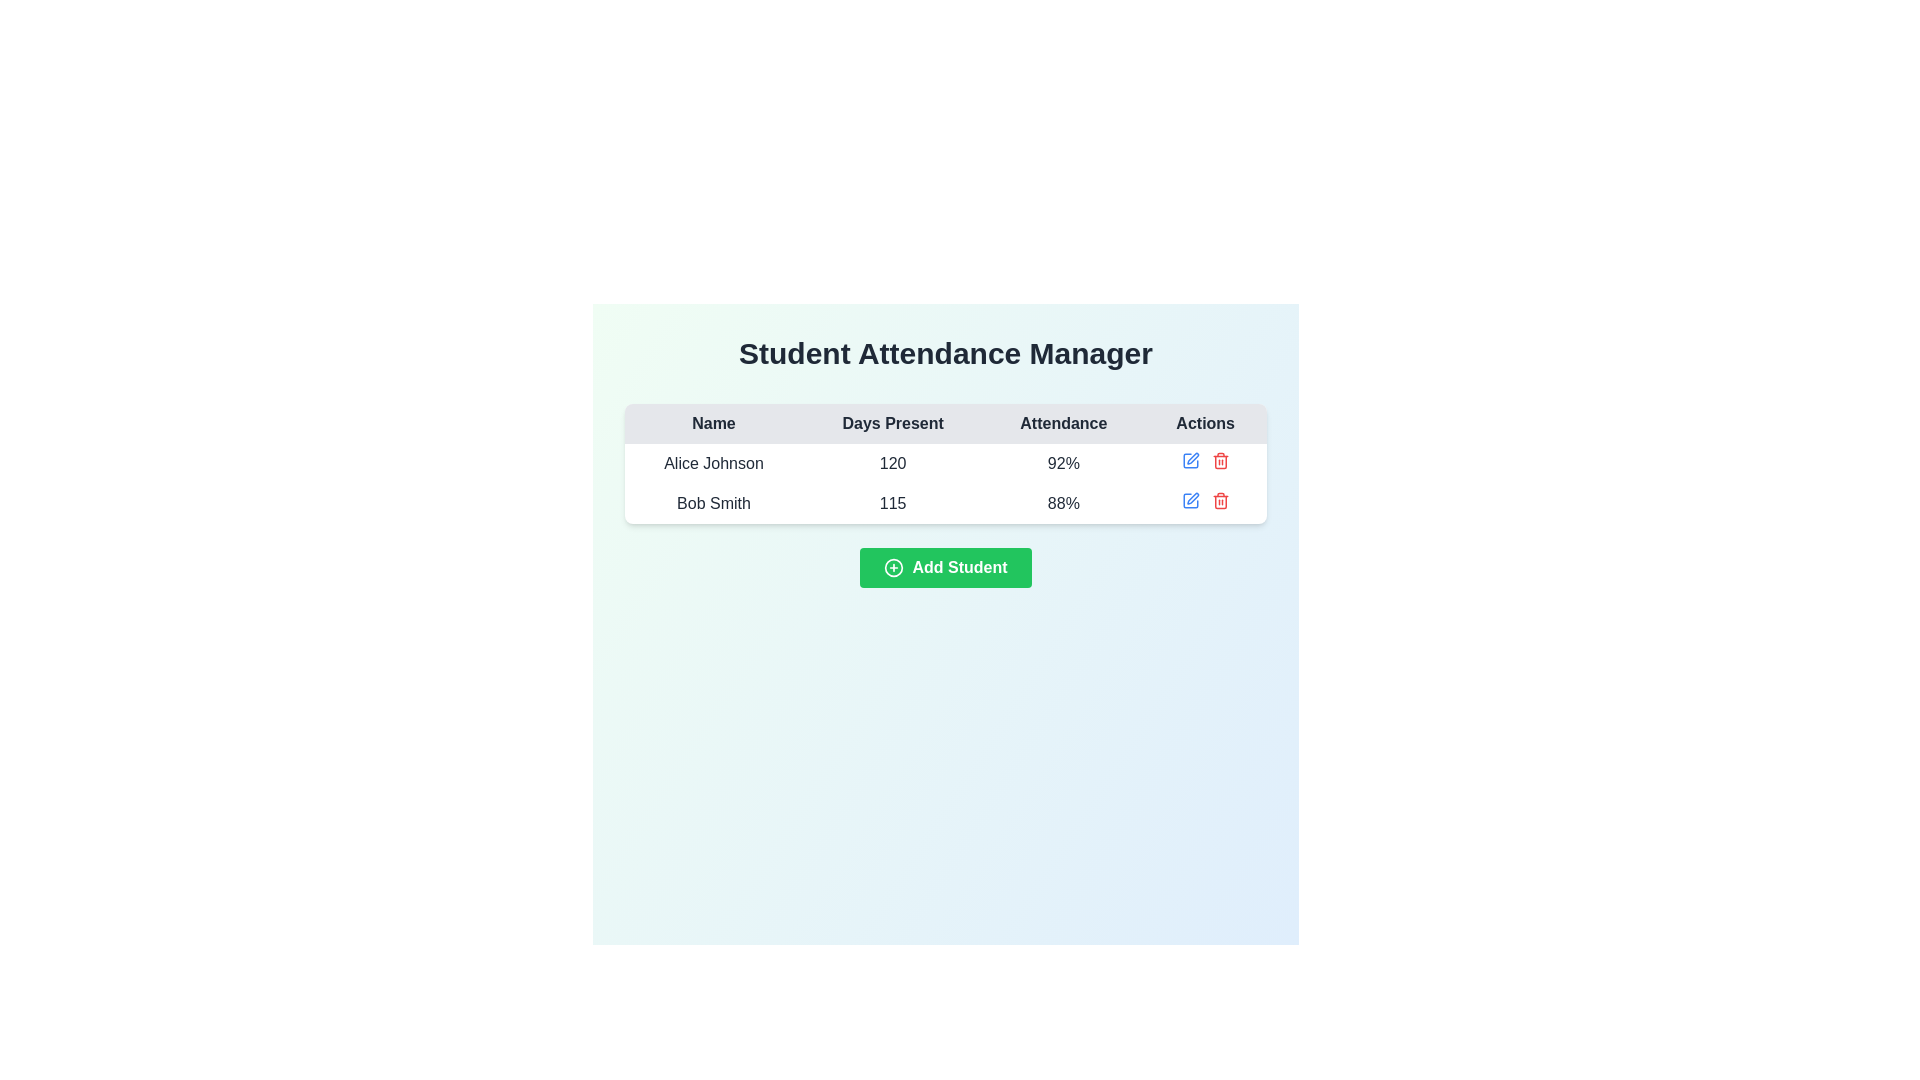  I want to click on the text label displaying the number '115' in the 'Days Present' column of the data table for 'Bob Smith', so click(892, 503).